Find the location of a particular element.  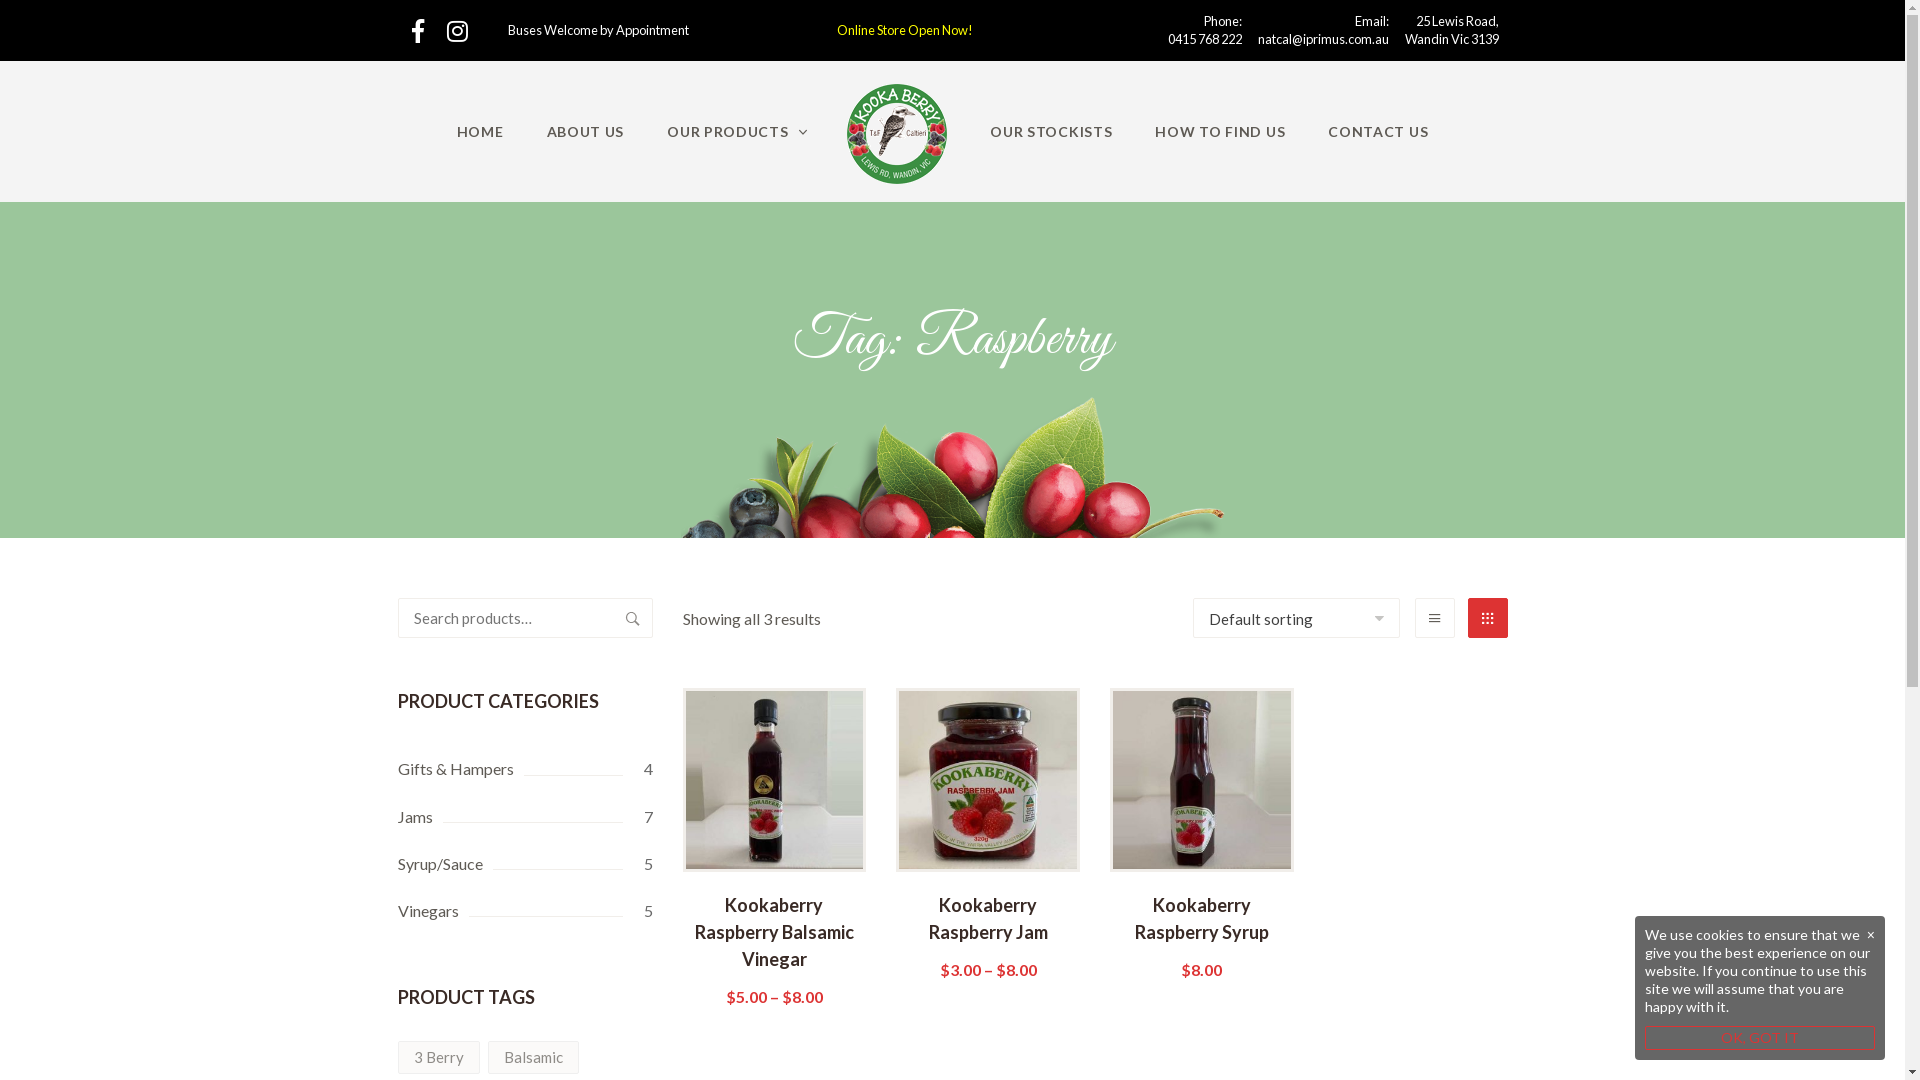

'OUR STOCKISTS' is located at coordinates (1050, 131).